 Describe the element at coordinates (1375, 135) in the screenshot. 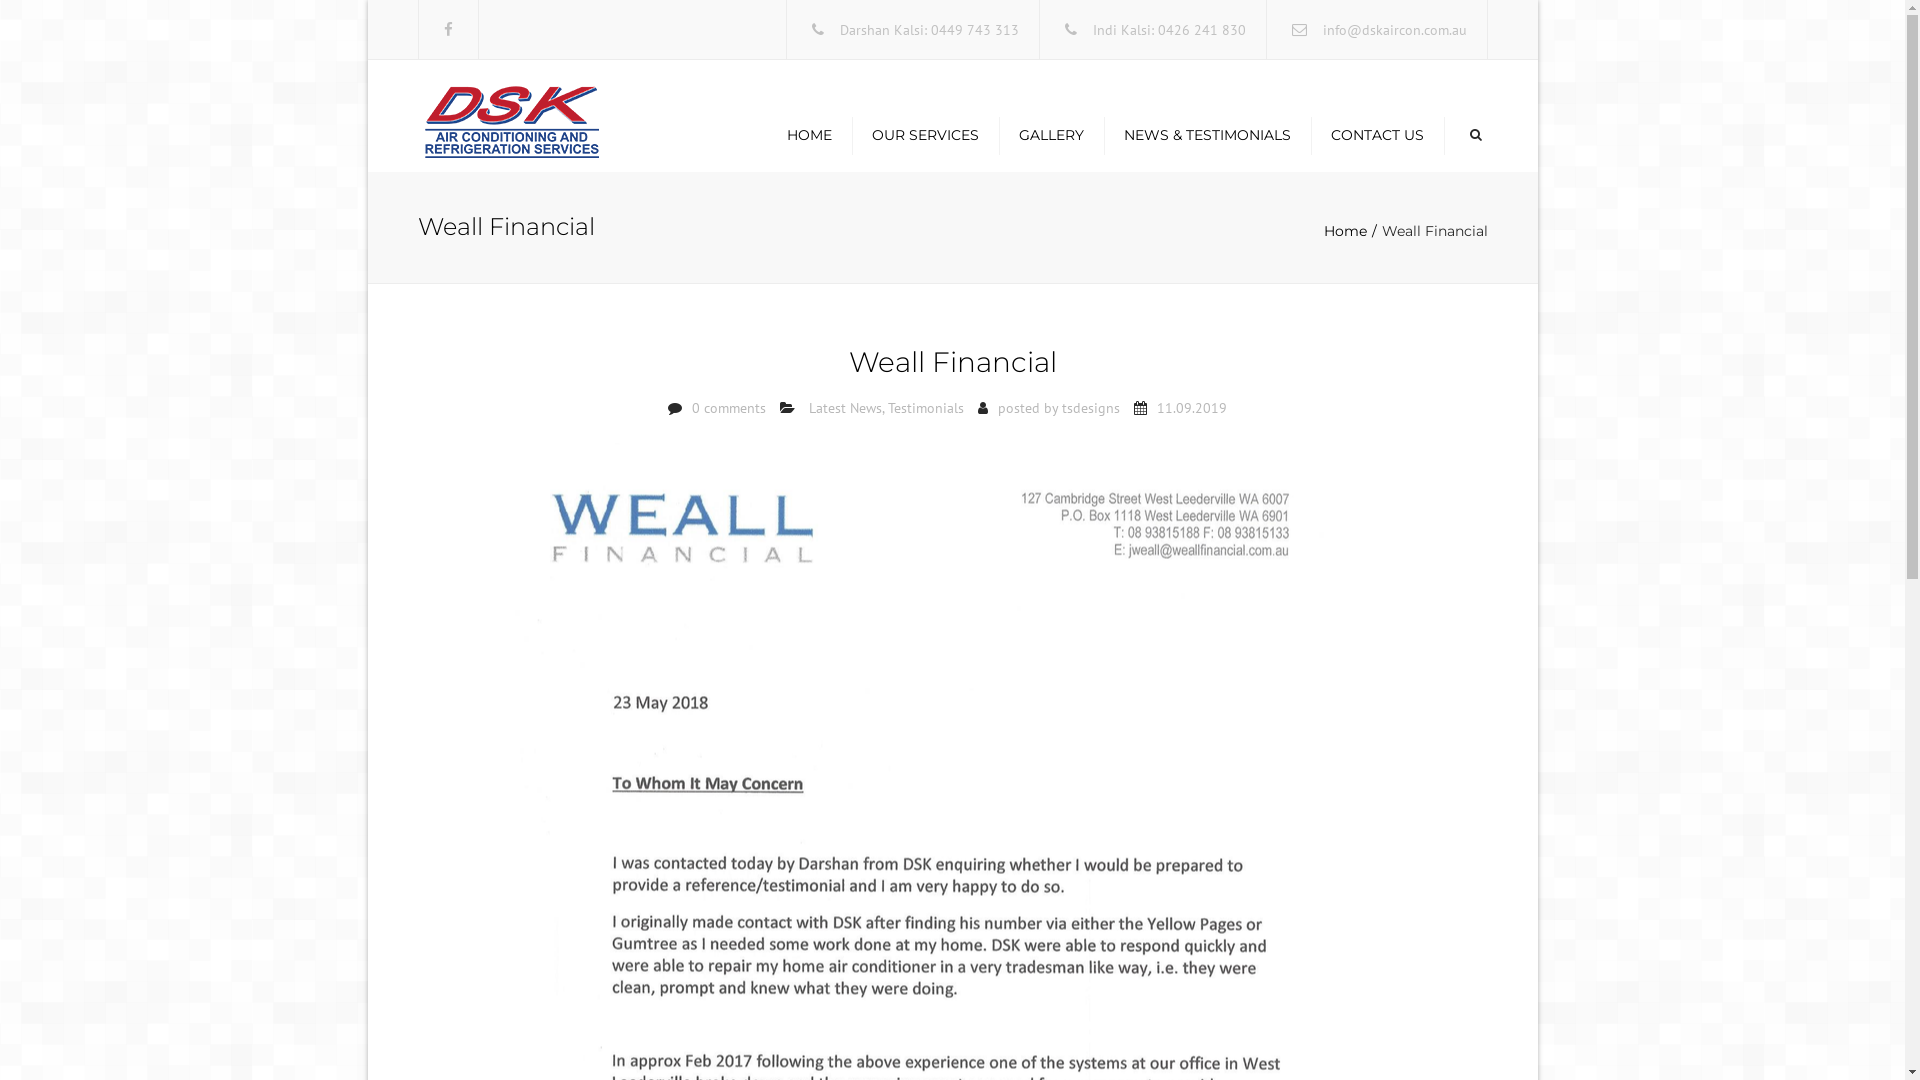

I see `'CONTACT US'` at that location.